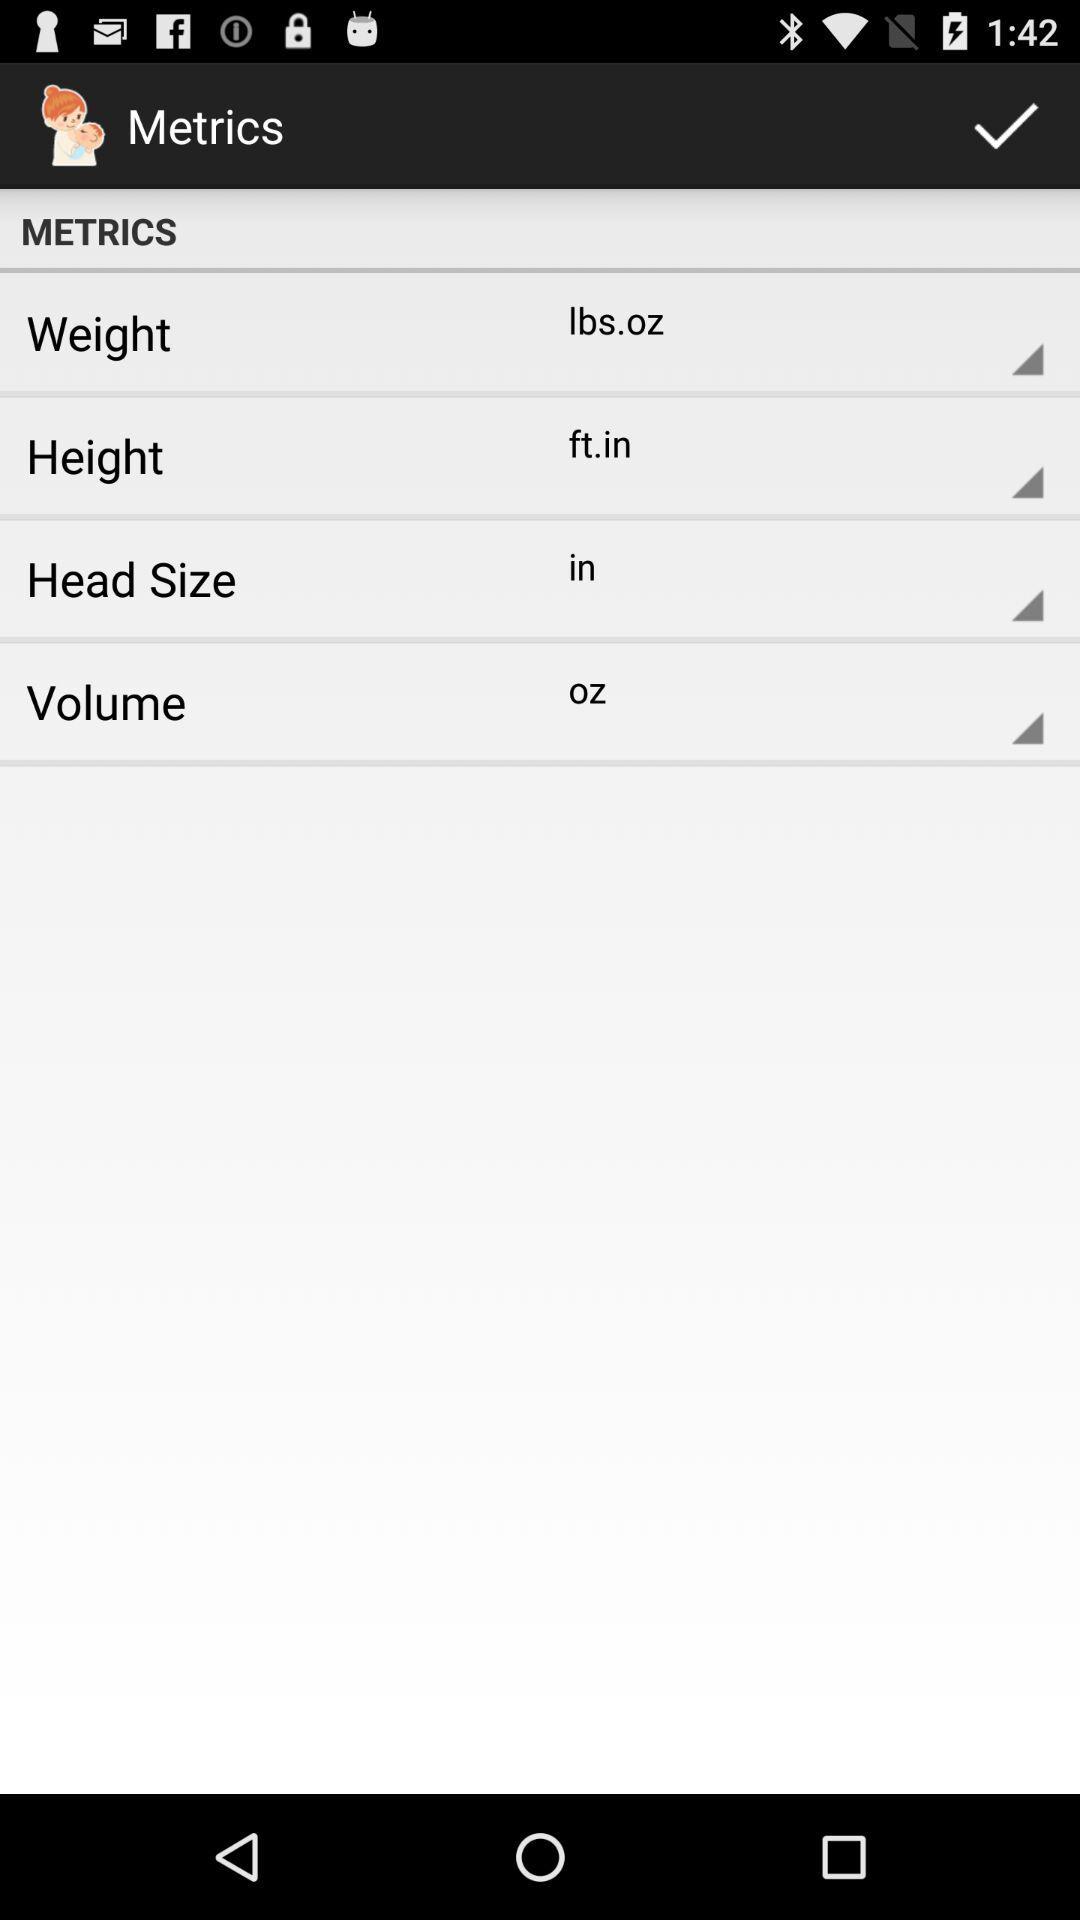 The image size is (1080, 1920). I want to click on item to the right of the height app, so click(789, 454).